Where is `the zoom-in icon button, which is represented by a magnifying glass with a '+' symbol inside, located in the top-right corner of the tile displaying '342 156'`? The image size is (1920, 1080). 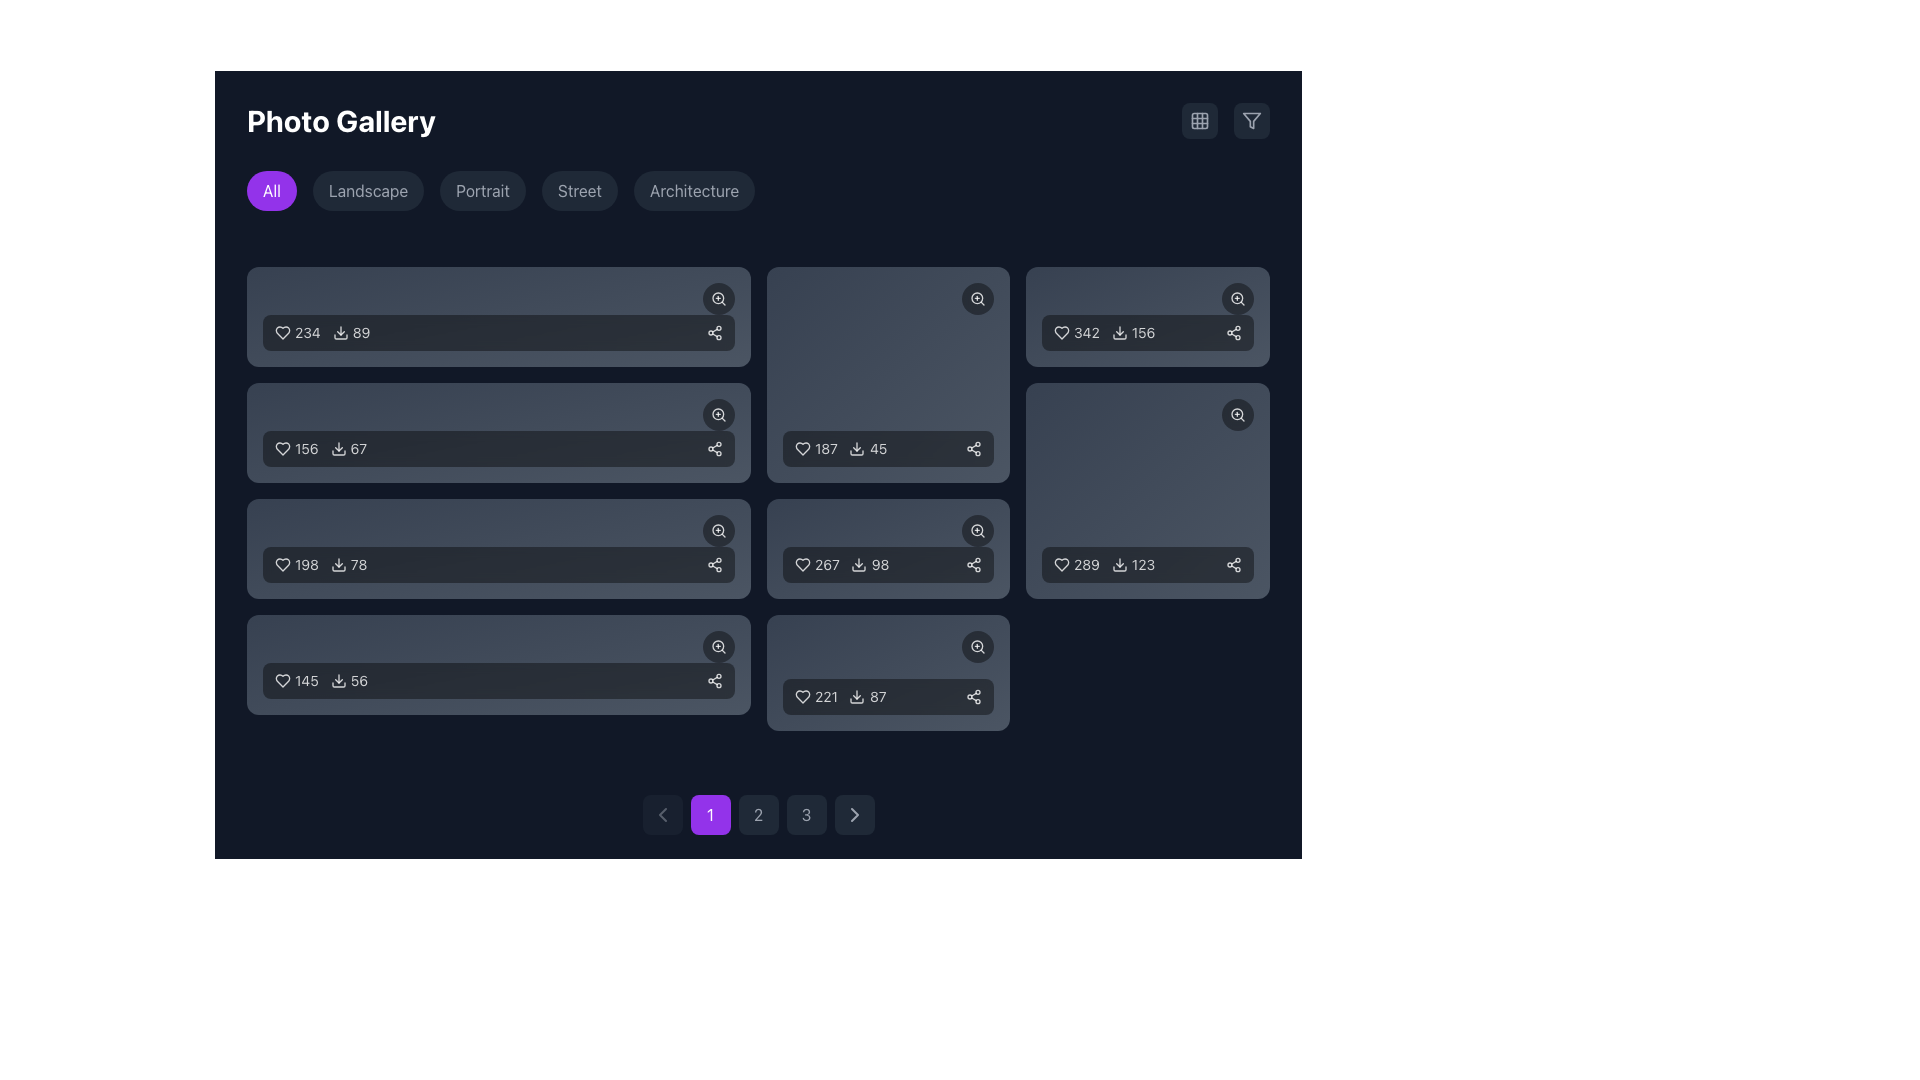
the zoom-in icon button, which is represented by a magnifying glass with a '+' symbol inside, located in the top-right corner of the tile displaying '342 156' is located at coordinates (1237, 299).